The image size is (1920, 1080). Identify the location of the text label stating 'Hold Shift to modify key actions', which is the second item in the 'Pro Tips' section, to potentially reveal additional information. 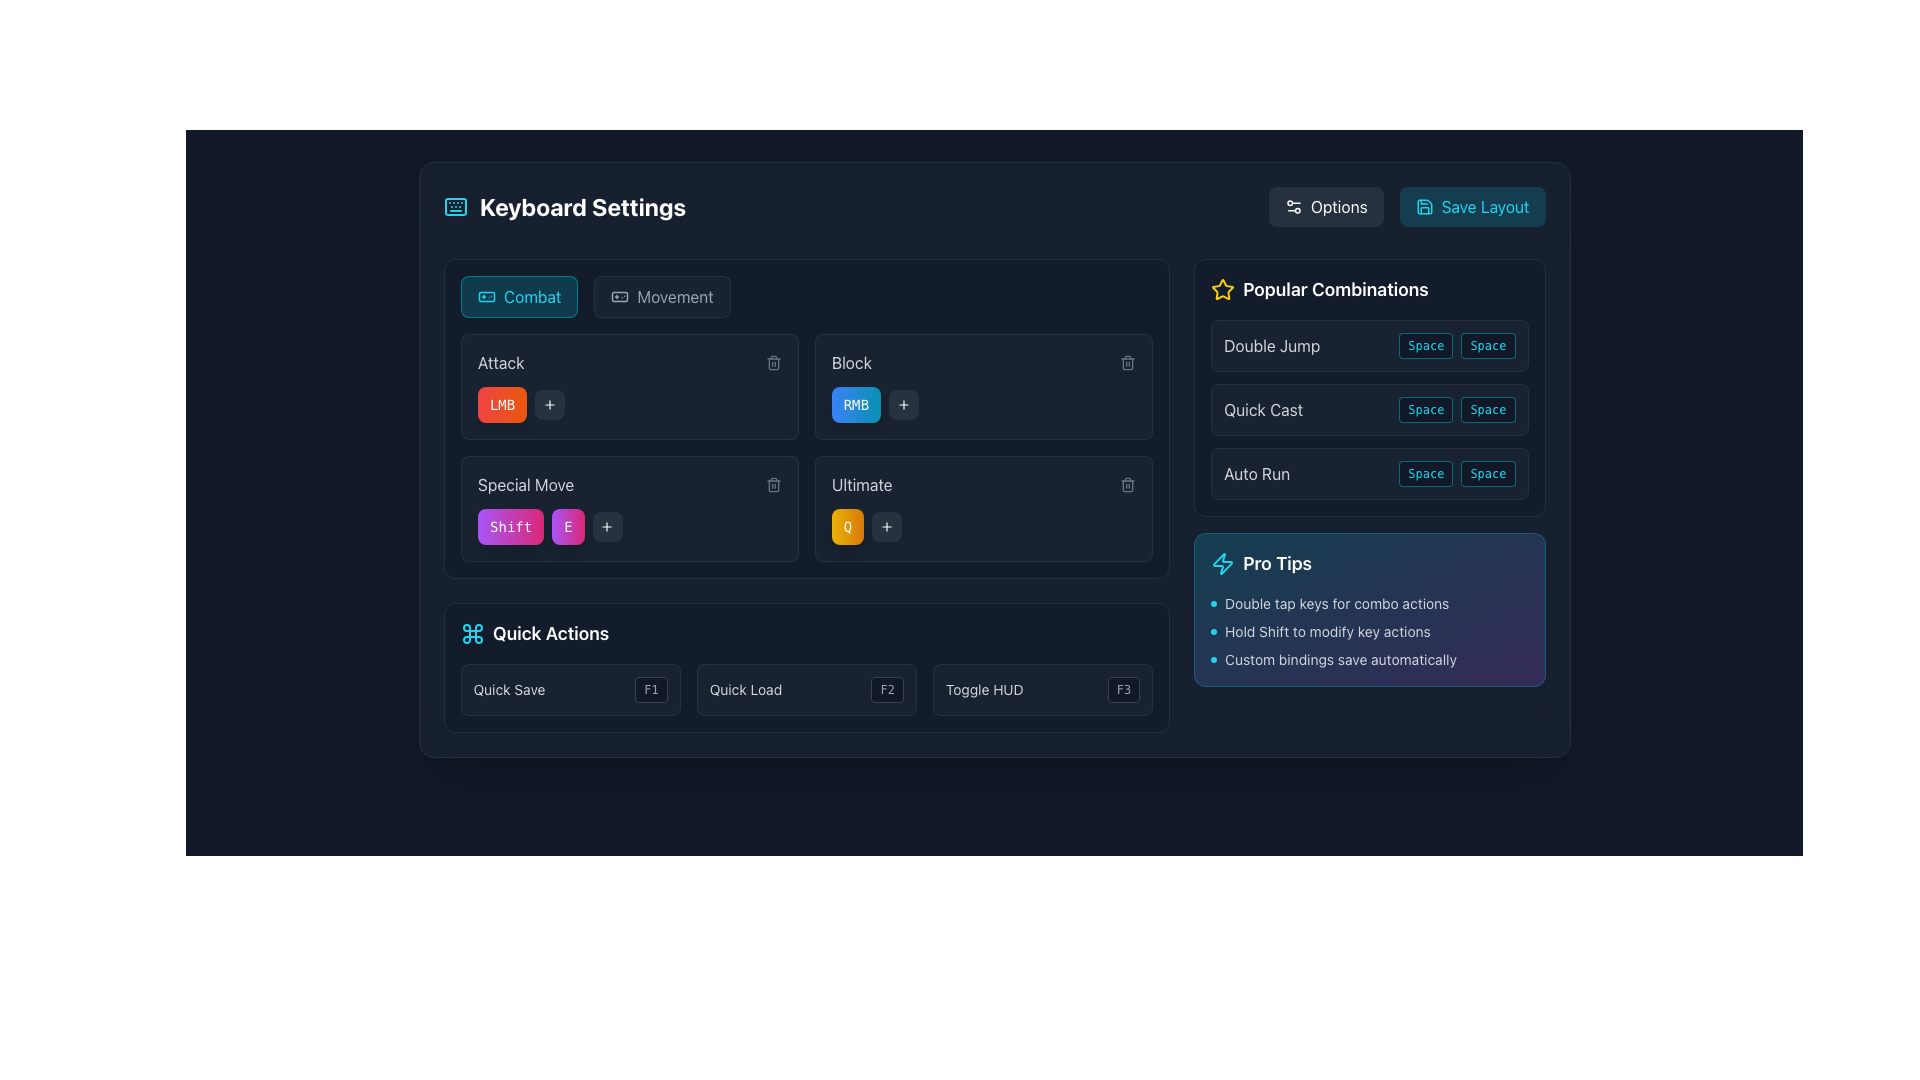
(1368, 632).